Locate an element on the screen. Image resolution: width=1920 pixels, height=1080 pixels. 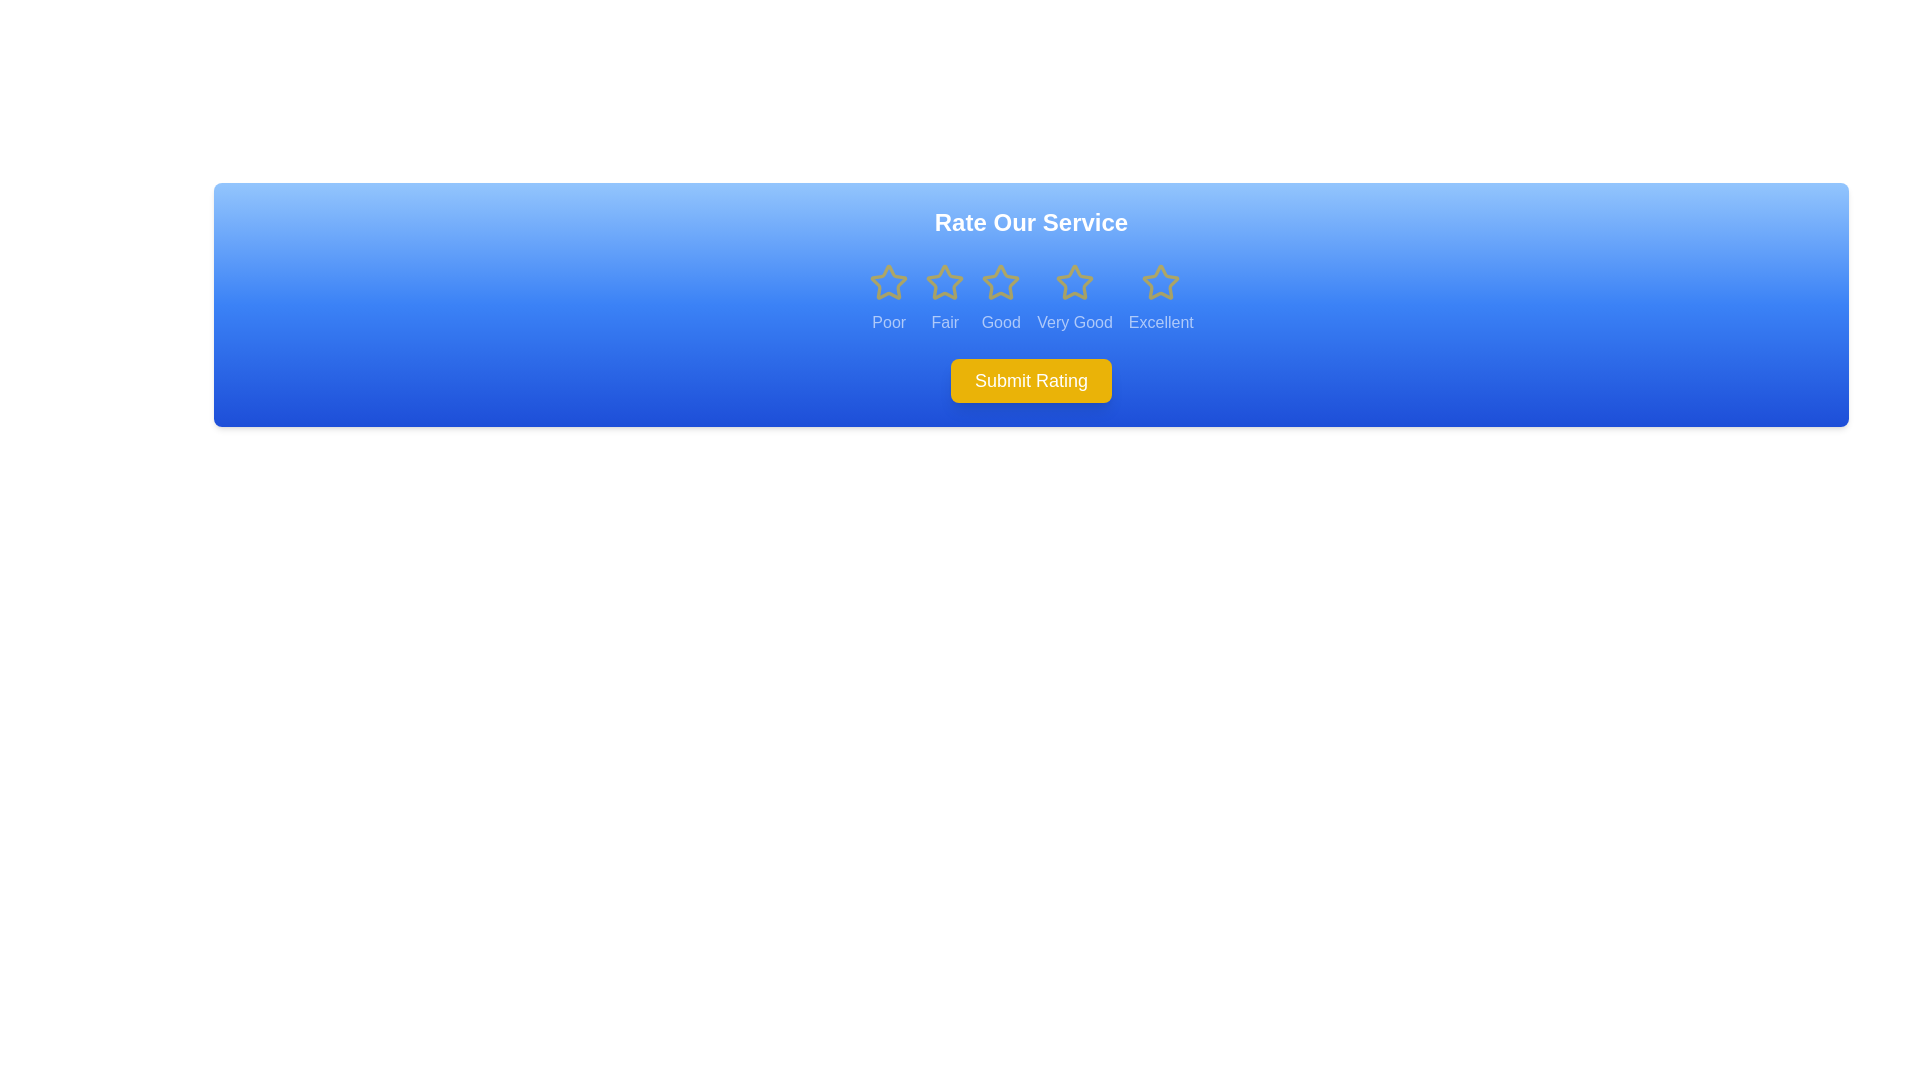
the gold-outlined star icon is located at coordinates (1001, 299).